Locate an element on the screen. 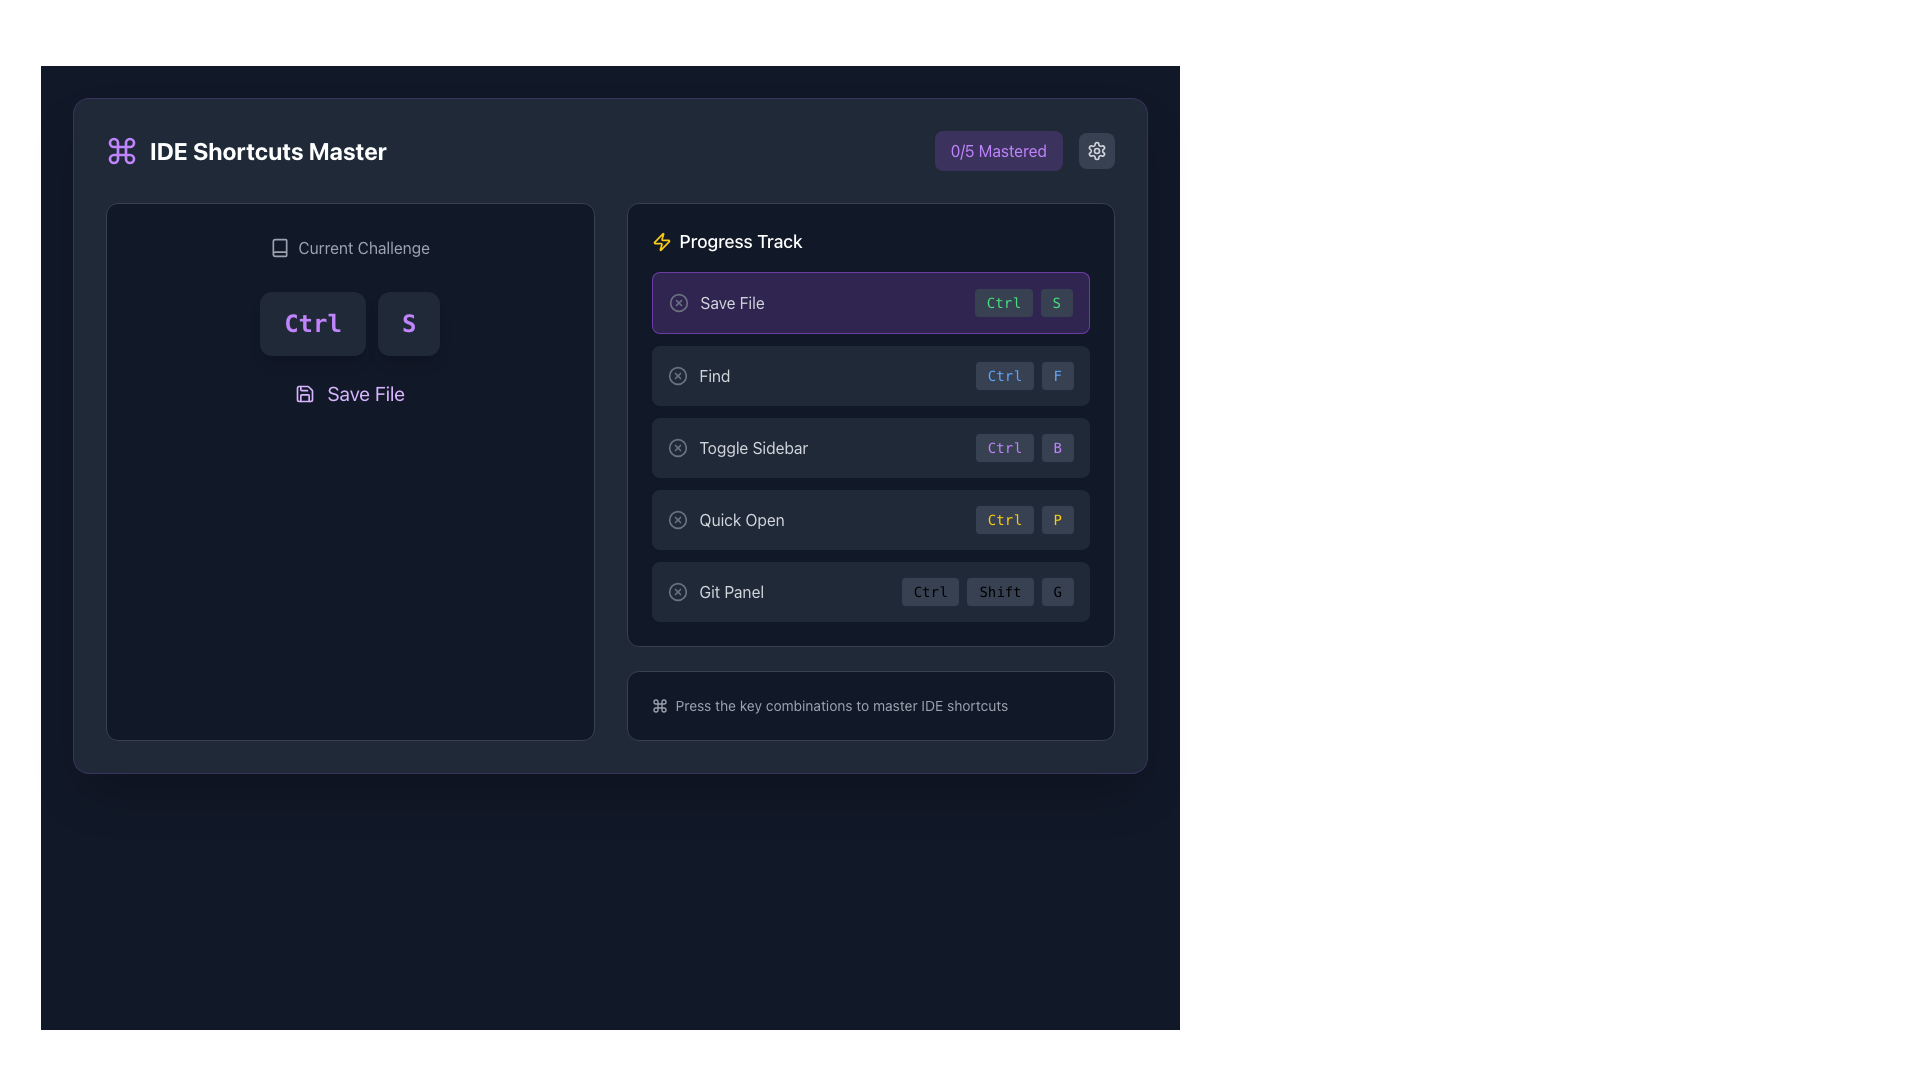  text from the header label positioned at the top section of the interface, which serves as the title for the section is located at coordinates (245, 149).